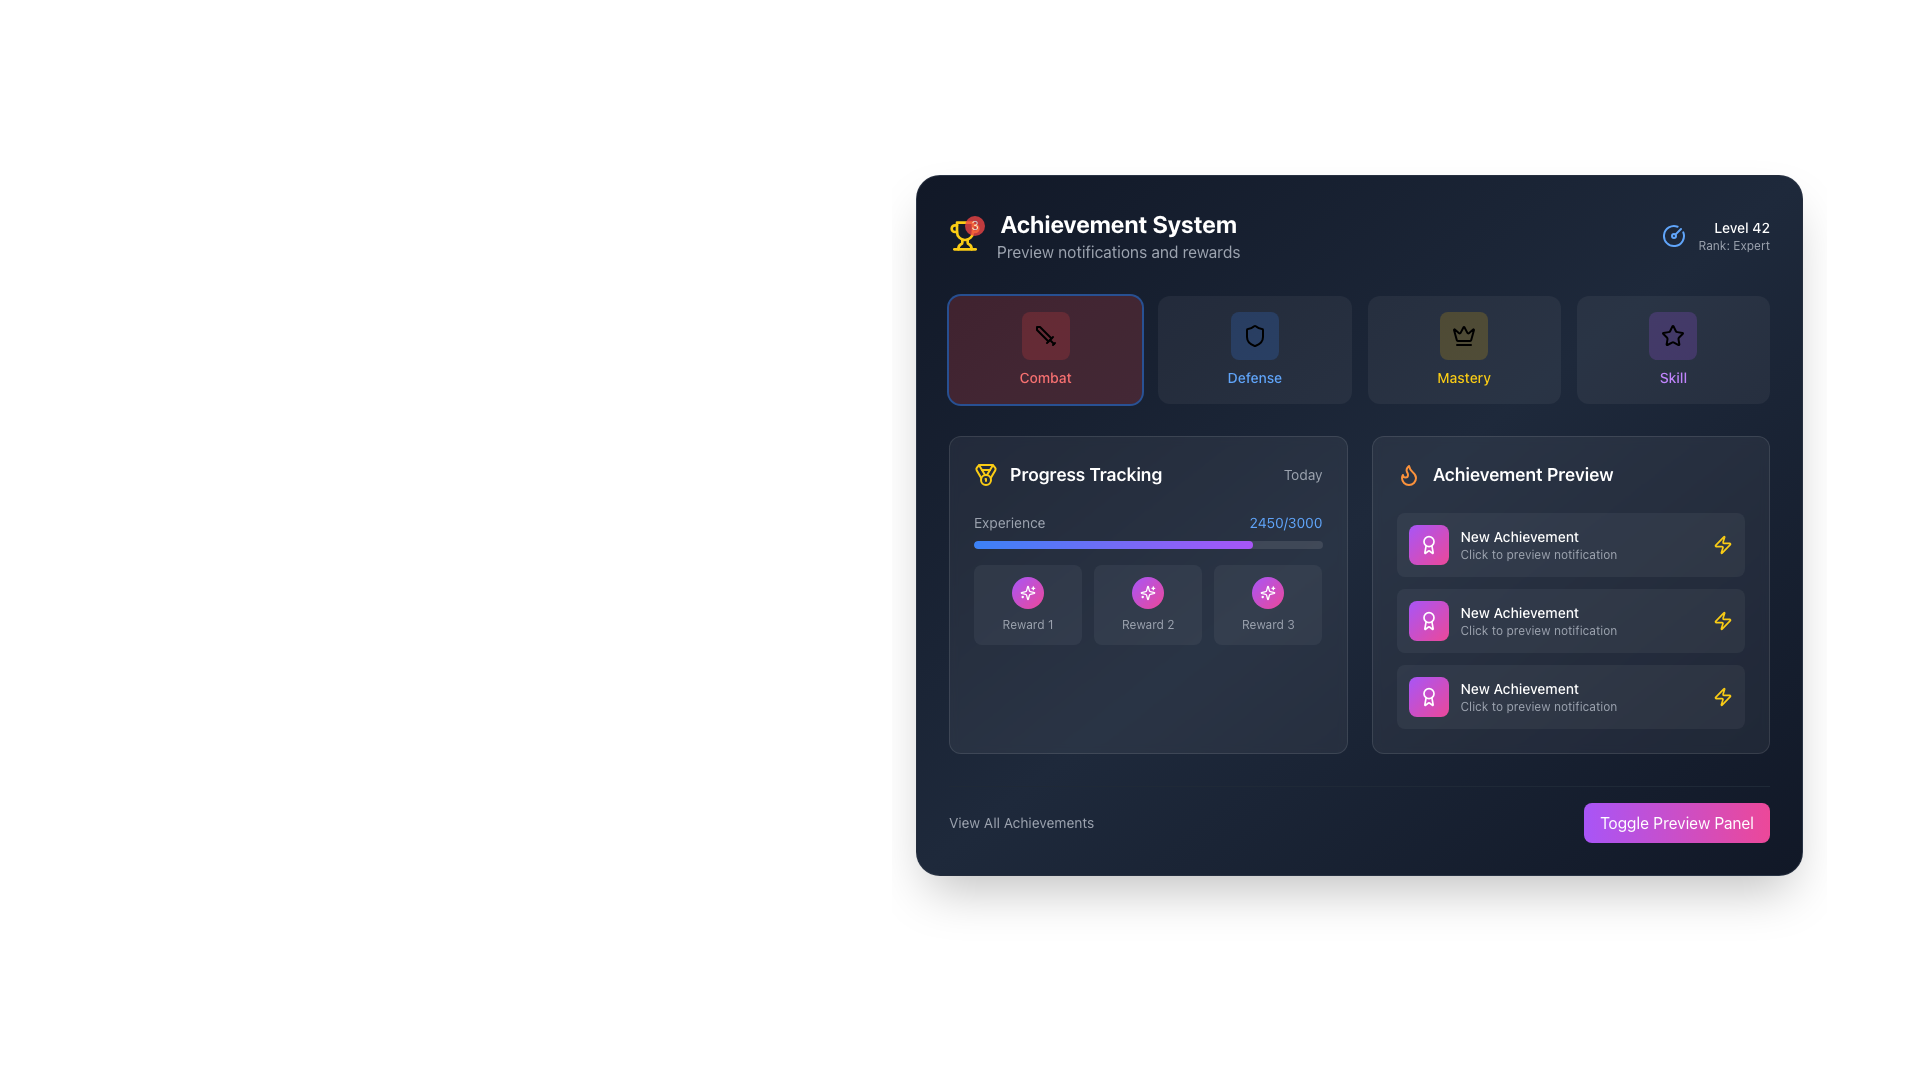 The image size is (1920, 1080). I want to click on the 'Mastery' button in the Achievement System, so click(1464, 349).